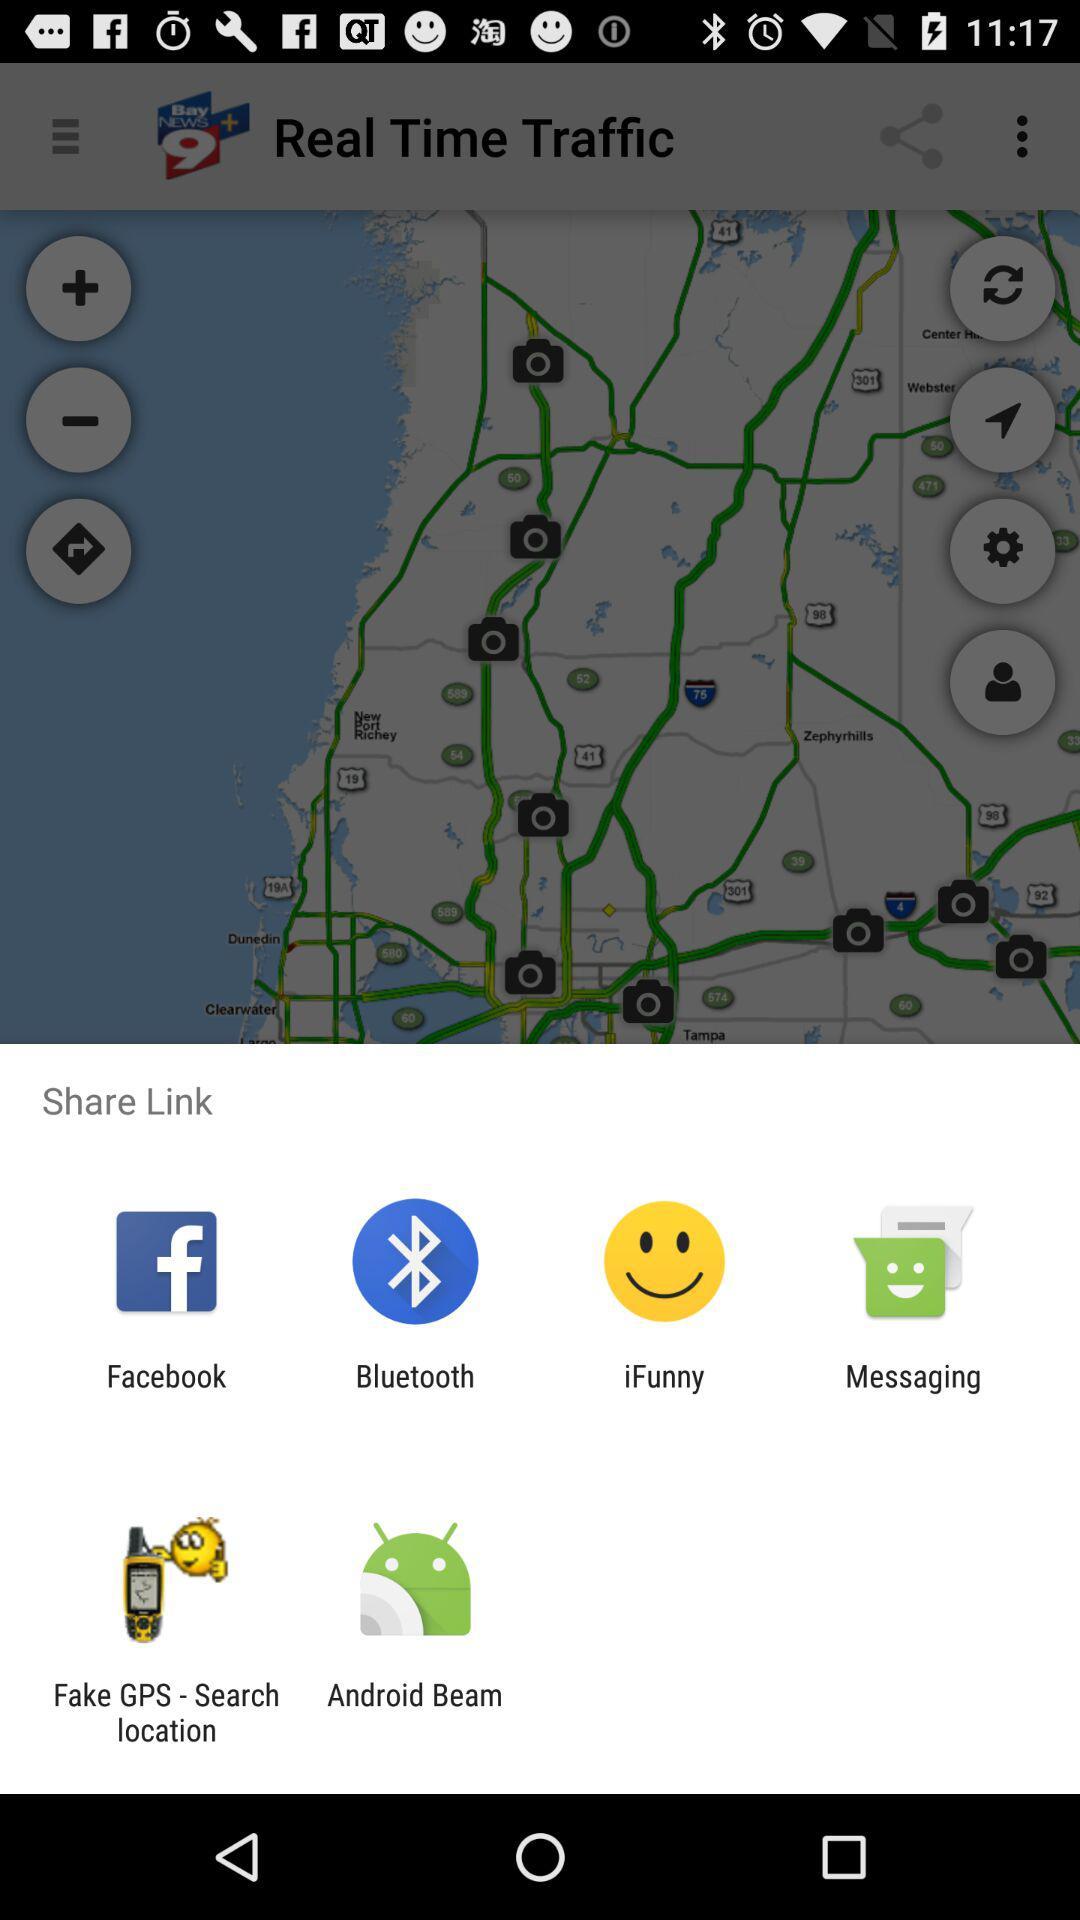  I want to click on the app to the left of ifunny, so click(414, 1392).